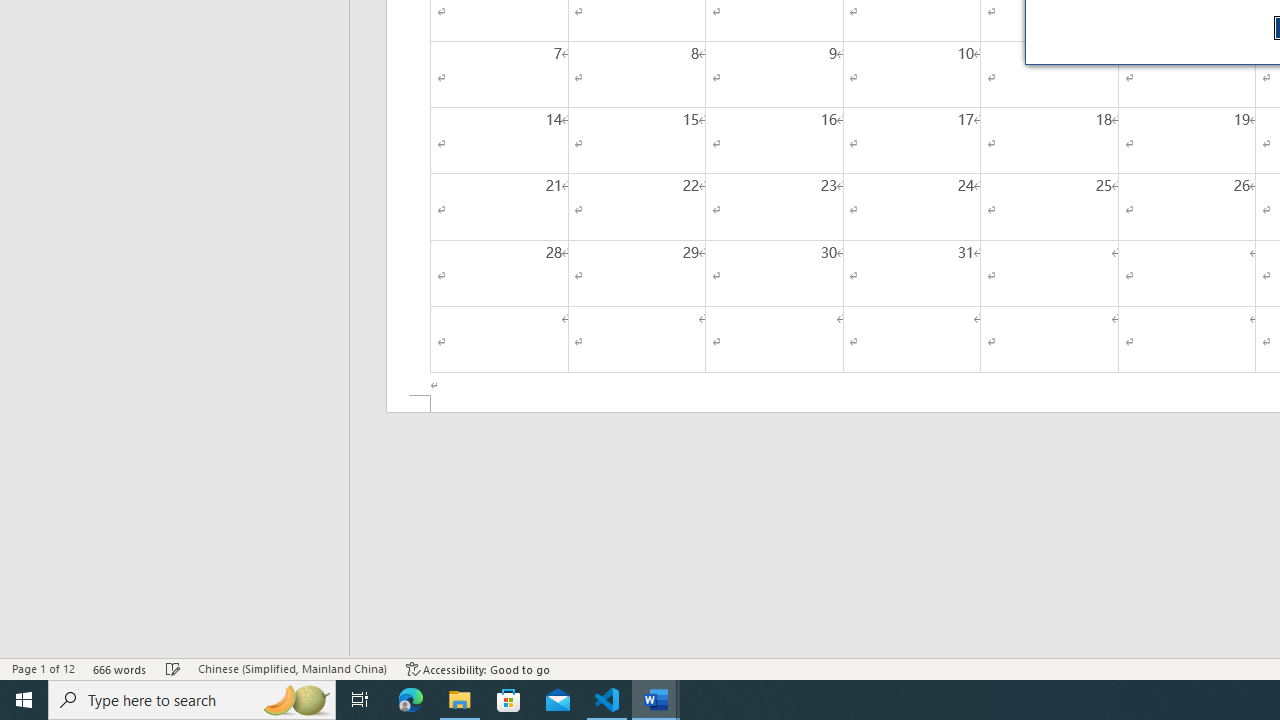 This screenshot has height=720, width=1280. Describe the element at coordinates (410, 698) in the screenshot. I see `'Microsoft Edge'` at that location.